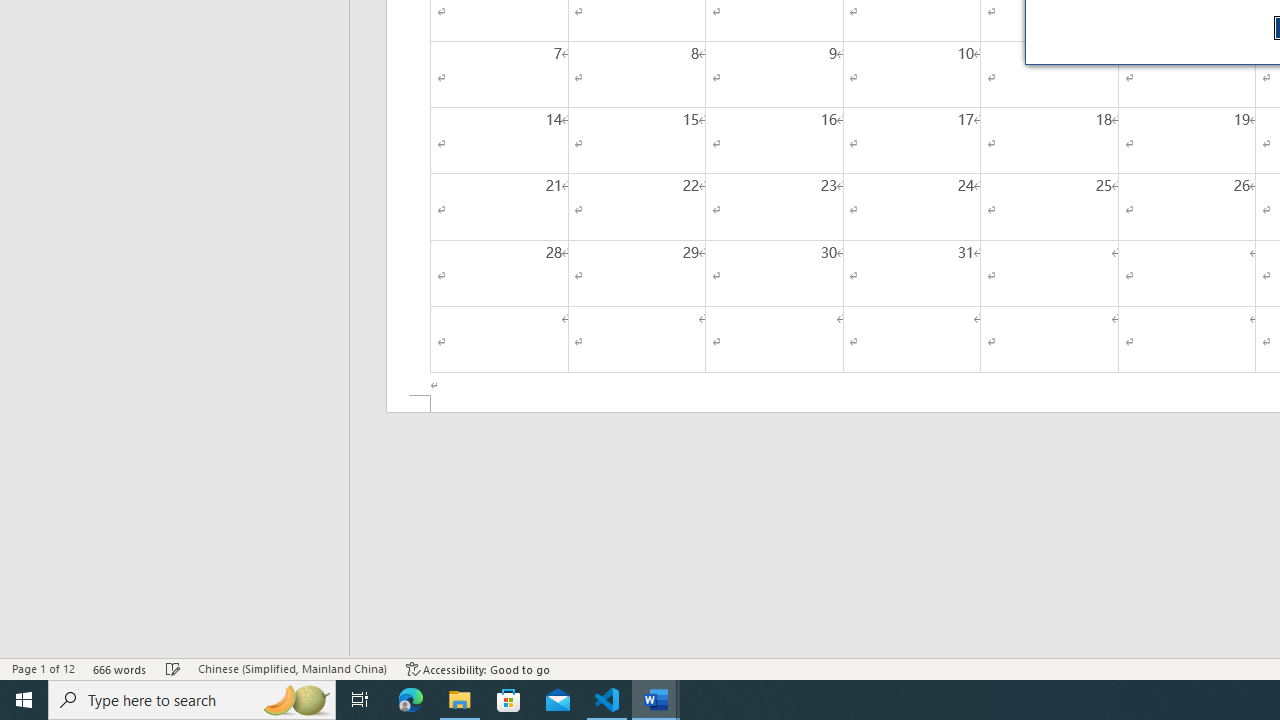 This screenshot has height=720, width=1280. Describe the element at coordinates (410, 698) in the screenshot. I see `'Microsoft Edge'` at that location.